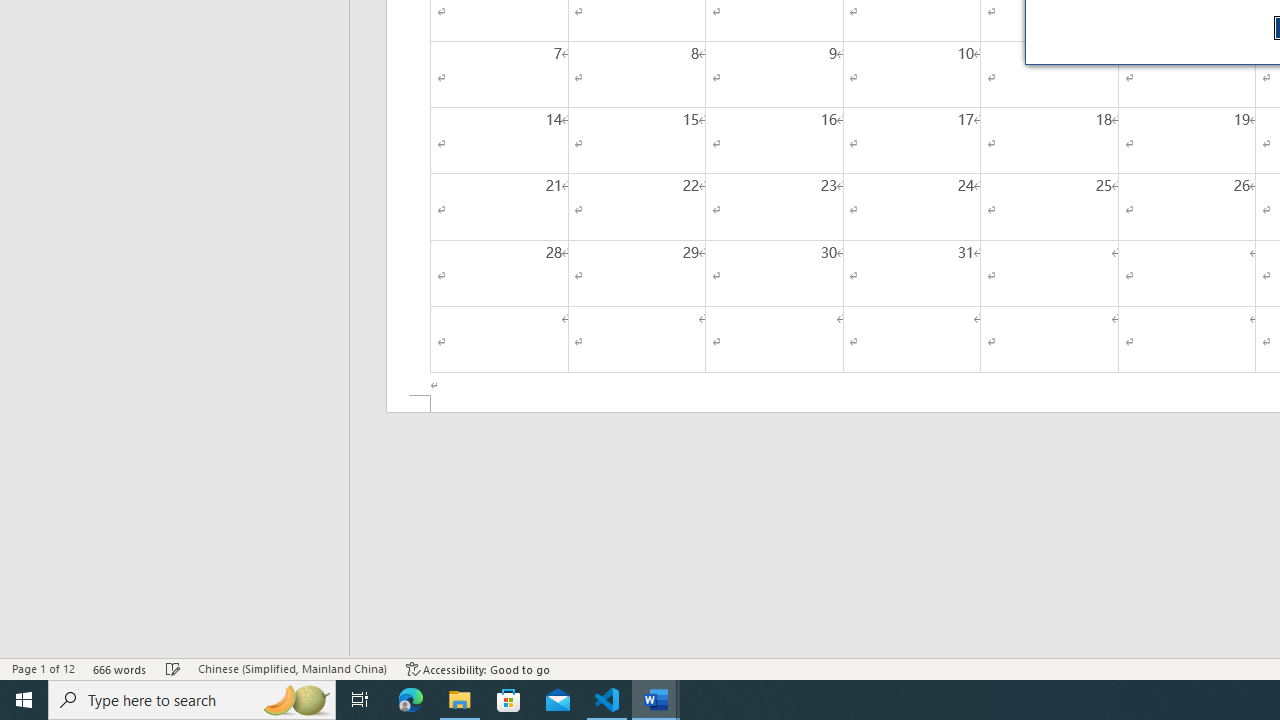 This screenshot has height=720, width=1280. Describe the element at coordinates (410, 698) in the screenshot. I see `'Microsoft Edge'` at that location.